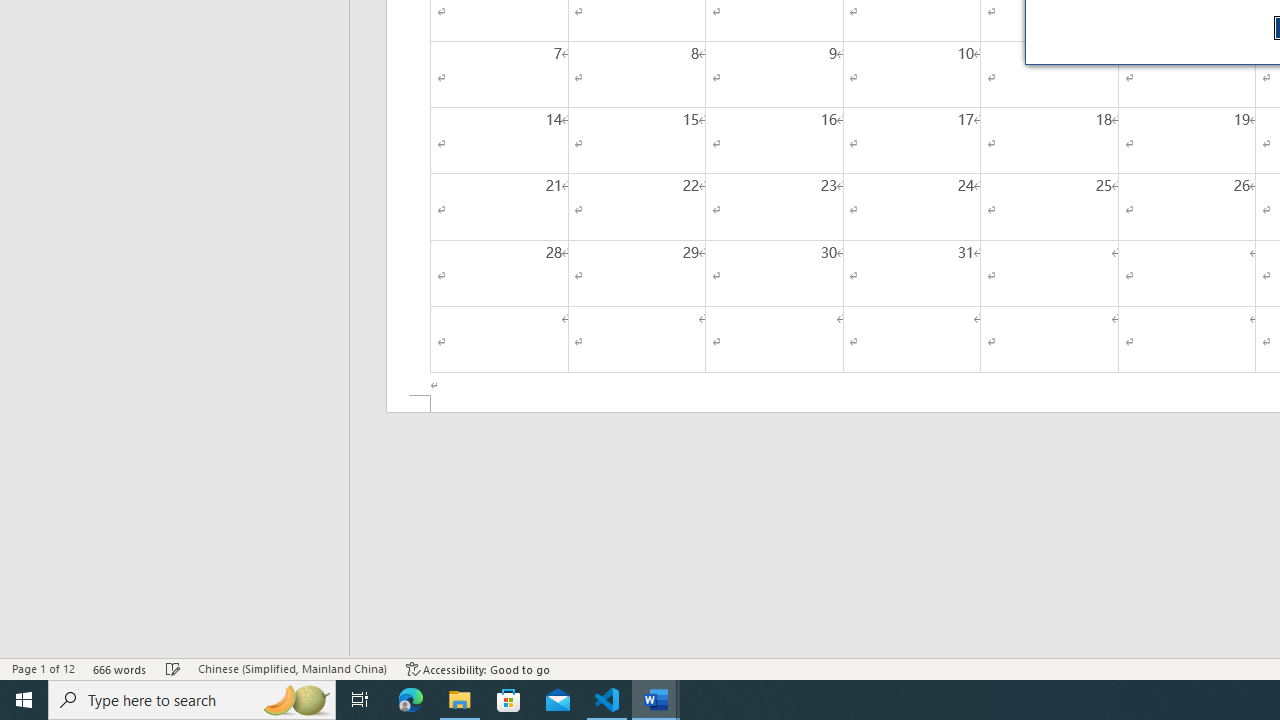 This screenshot has height=720, width=1280. Describe the element at coordinates (410, 698) in the screenshot. I see `'Microsoft Edge'` at that location.